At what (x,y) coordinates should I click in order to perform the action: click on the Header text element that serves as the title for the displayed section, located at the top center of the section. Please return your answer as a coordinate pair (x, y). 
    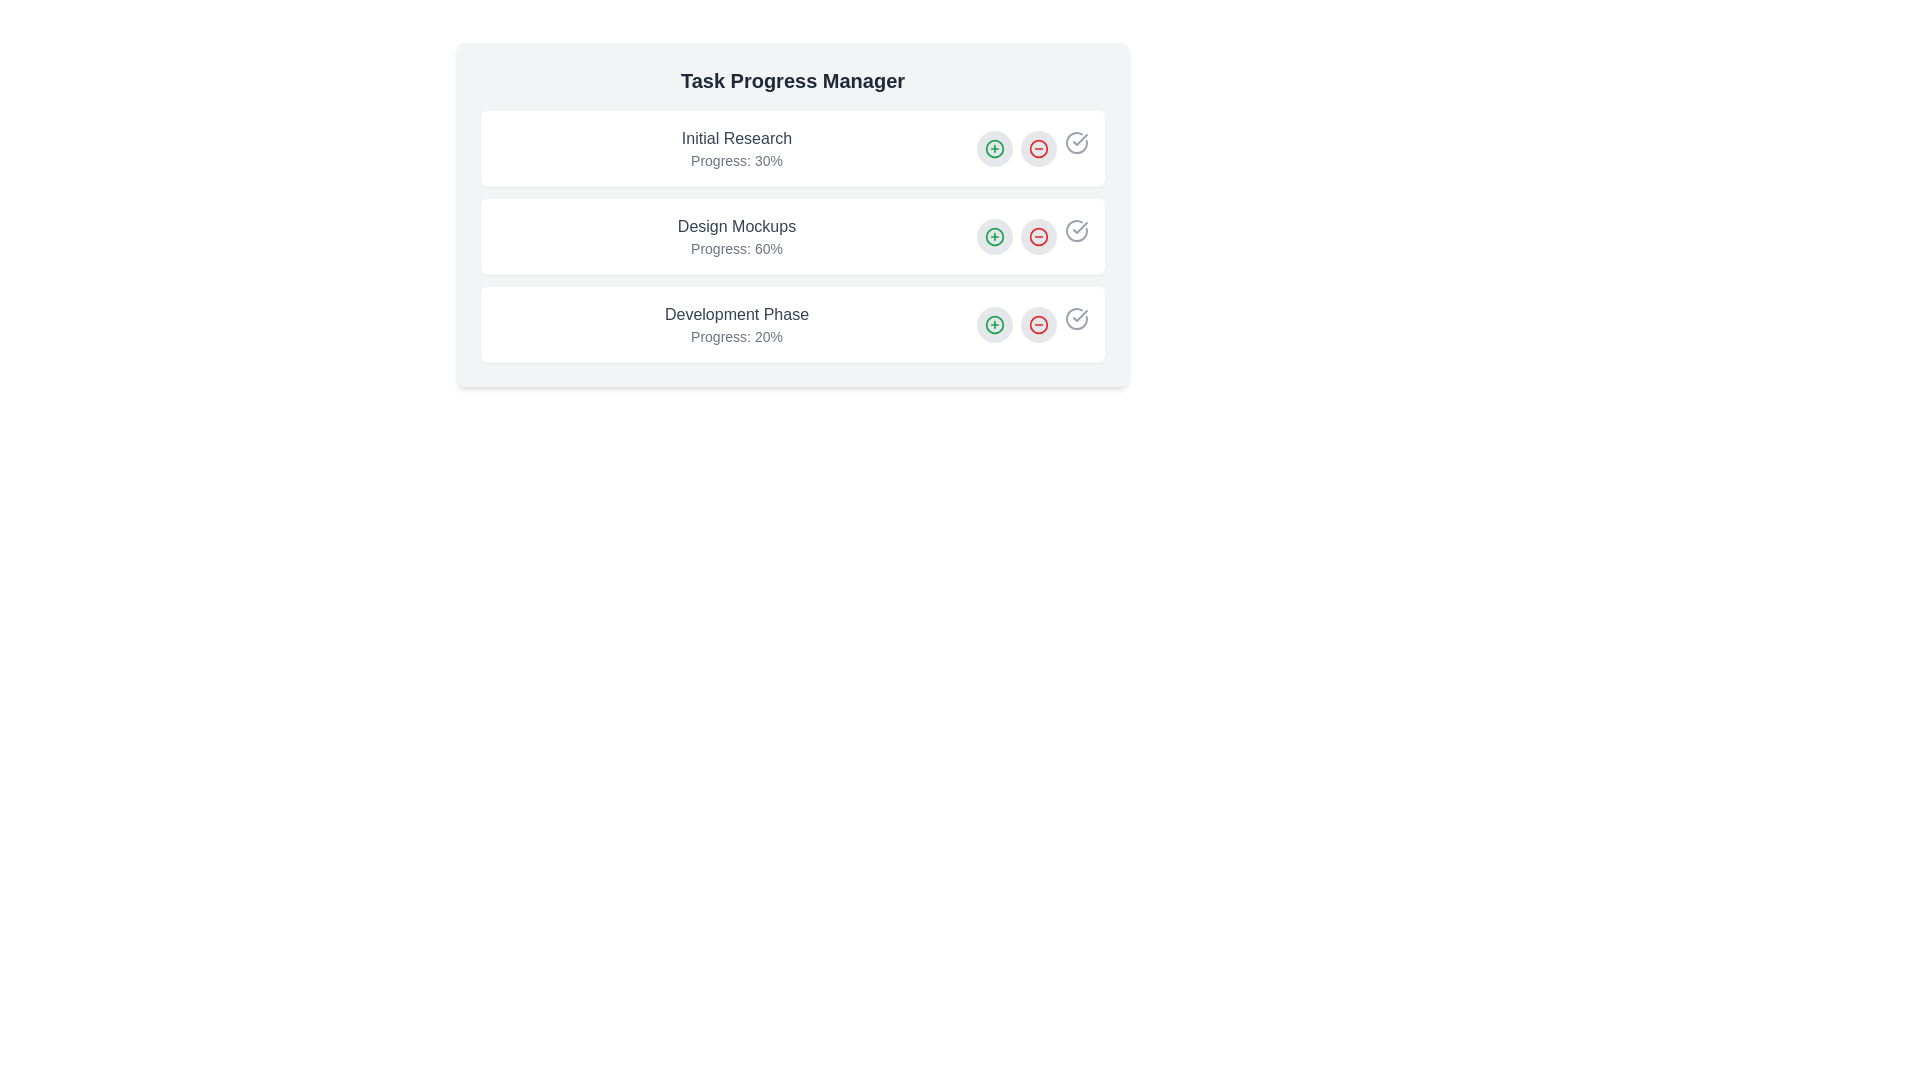
    Looking at the image, I should click on (791, 80).